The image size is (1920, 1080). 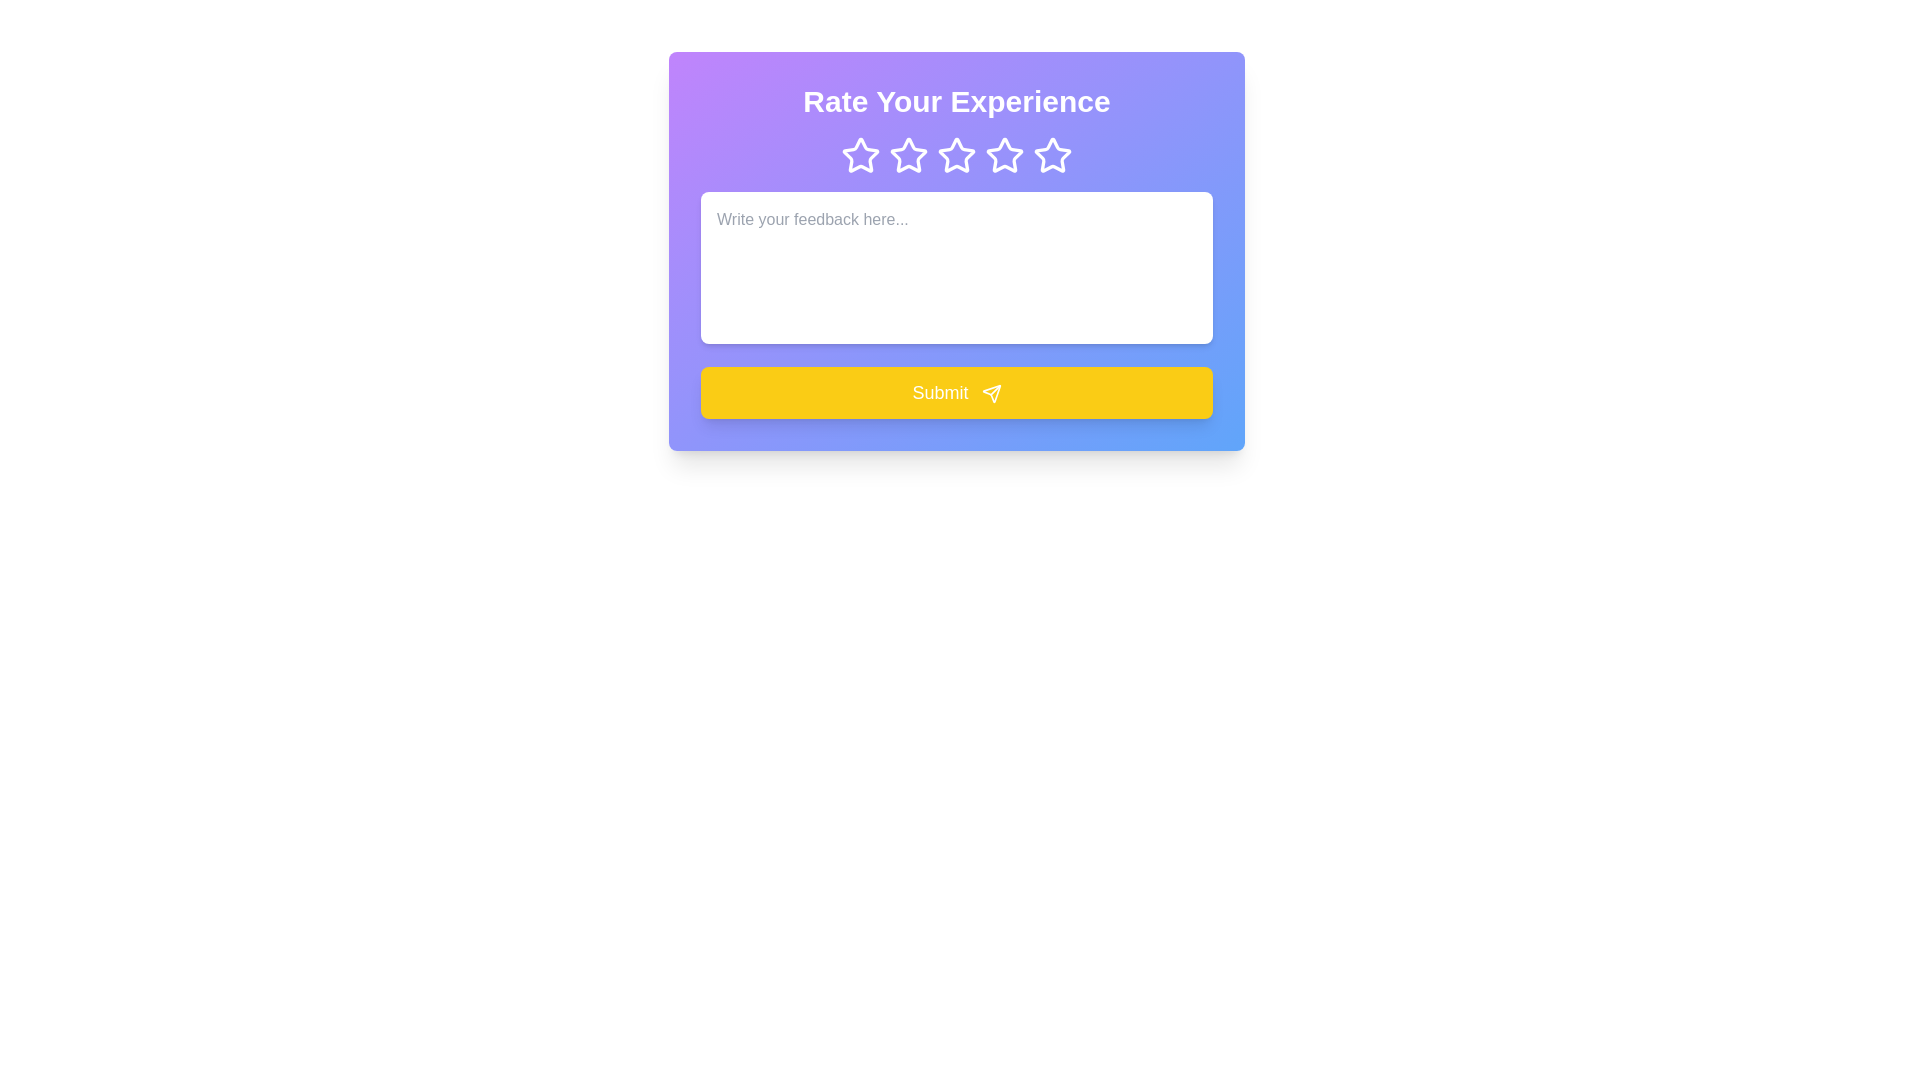 What do you see at coordinates (907, 154) in the screenshot?
I see `the third star-shaped icon in the rating component` at bounding box center [907, 154].